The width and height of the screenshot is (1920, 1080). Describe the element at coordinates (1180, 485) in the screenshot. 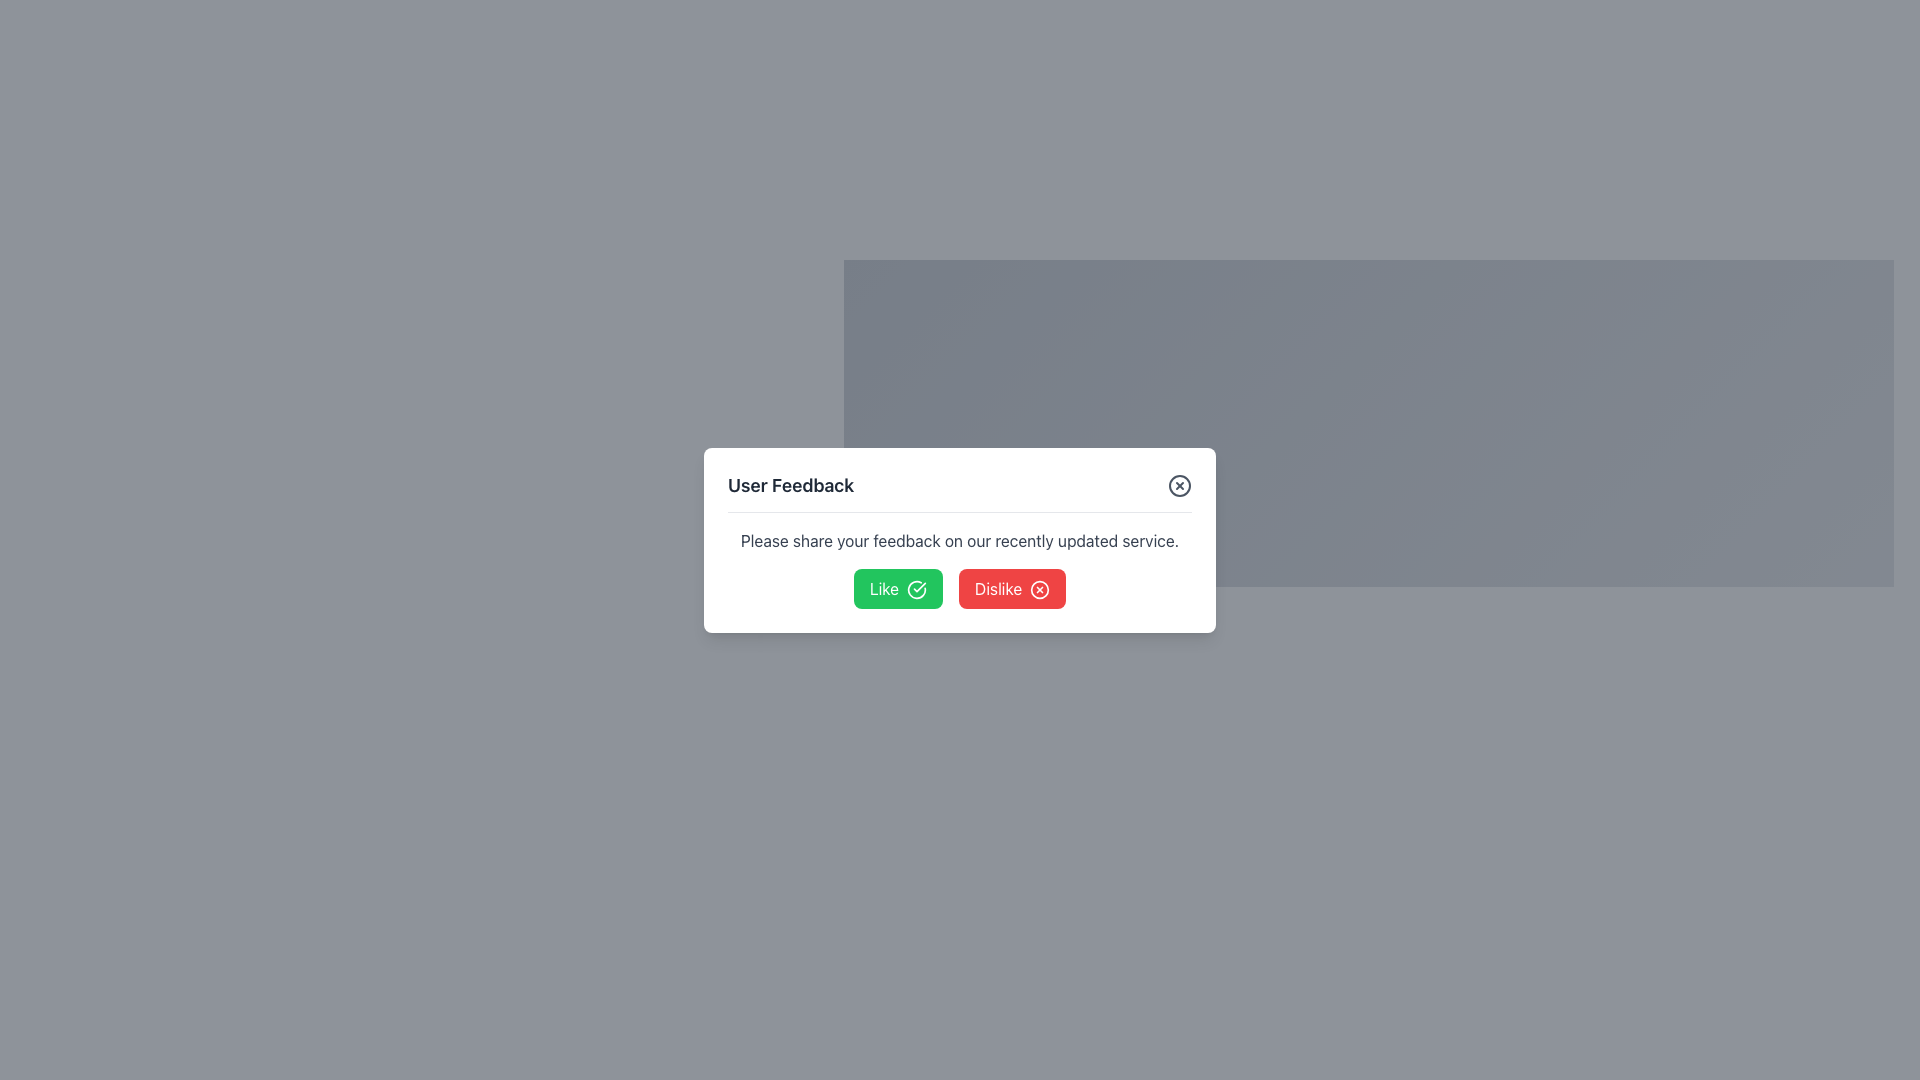

I see `the small circular icon with an 'X' mark located at the top-right corner of the 'User Feedback' title section` at that location.